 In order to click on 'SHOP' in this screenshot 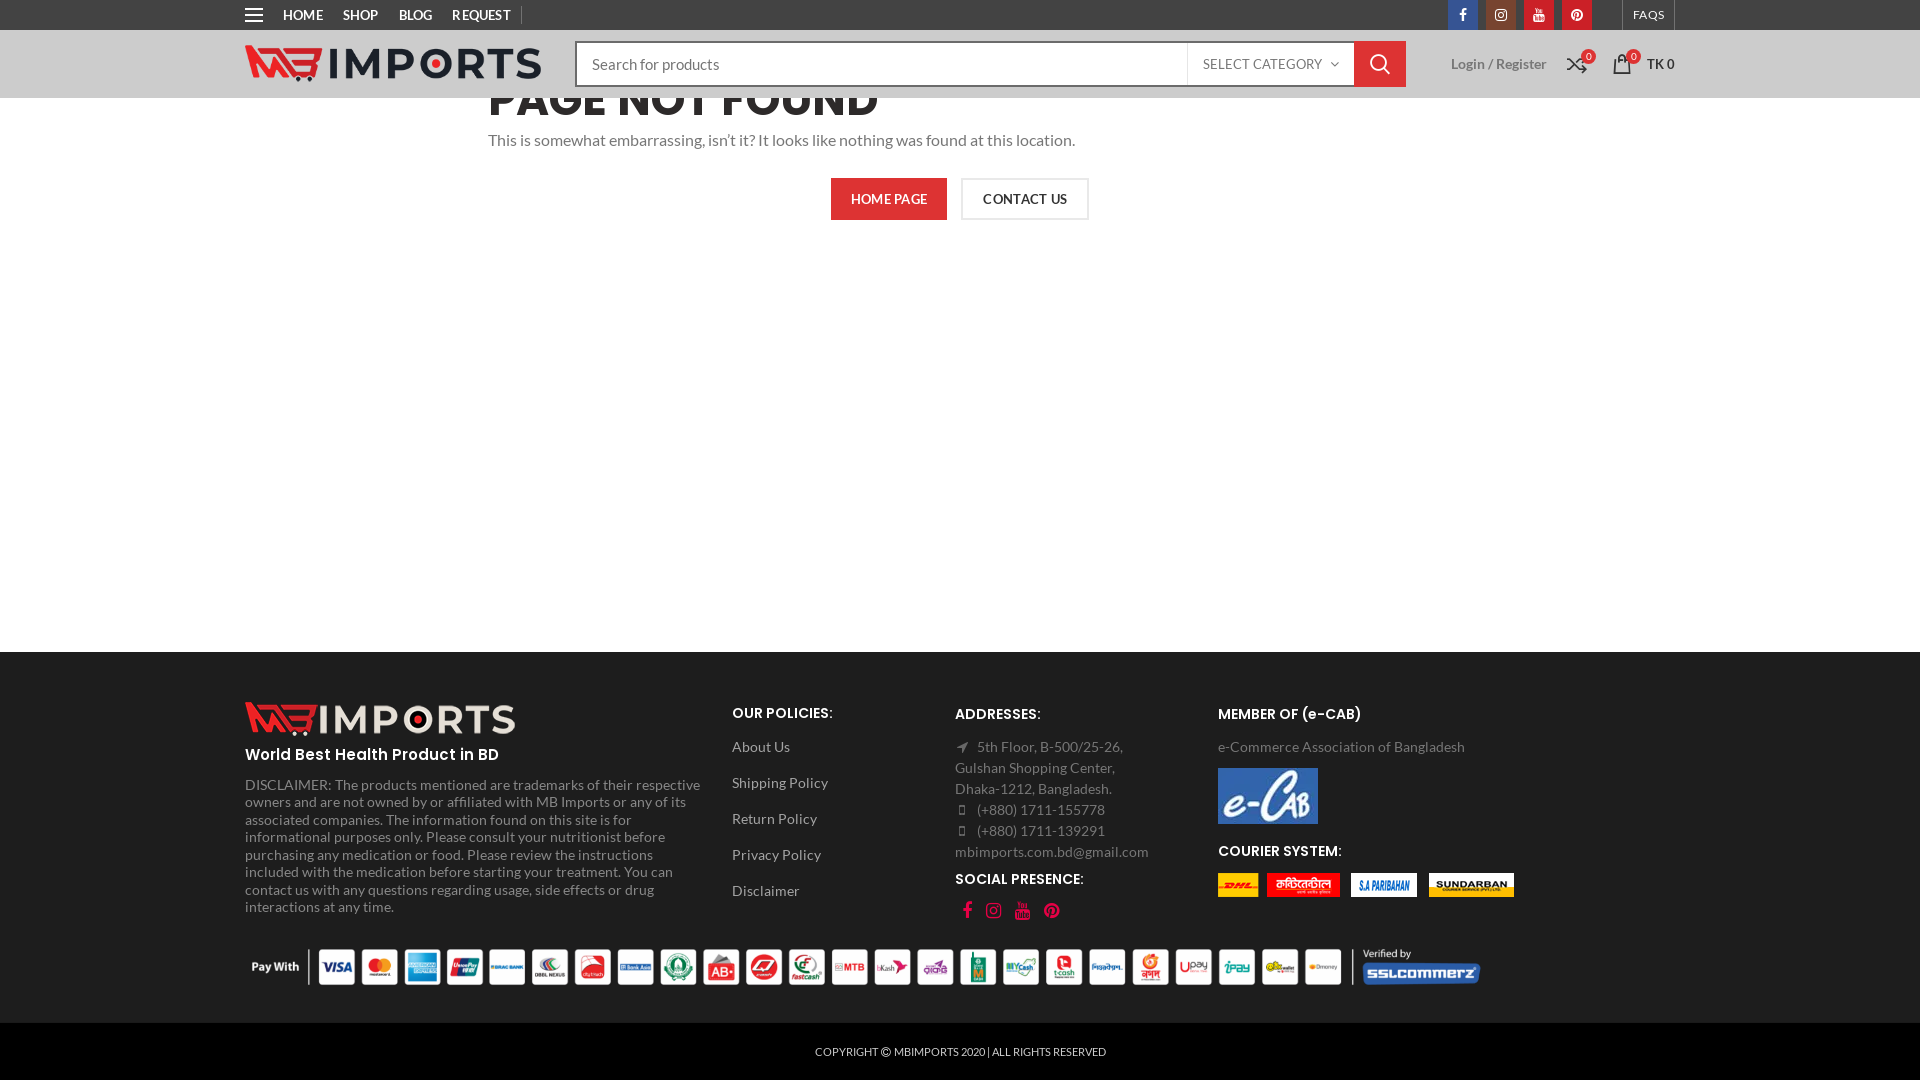, I will do `click(332, 15)`.